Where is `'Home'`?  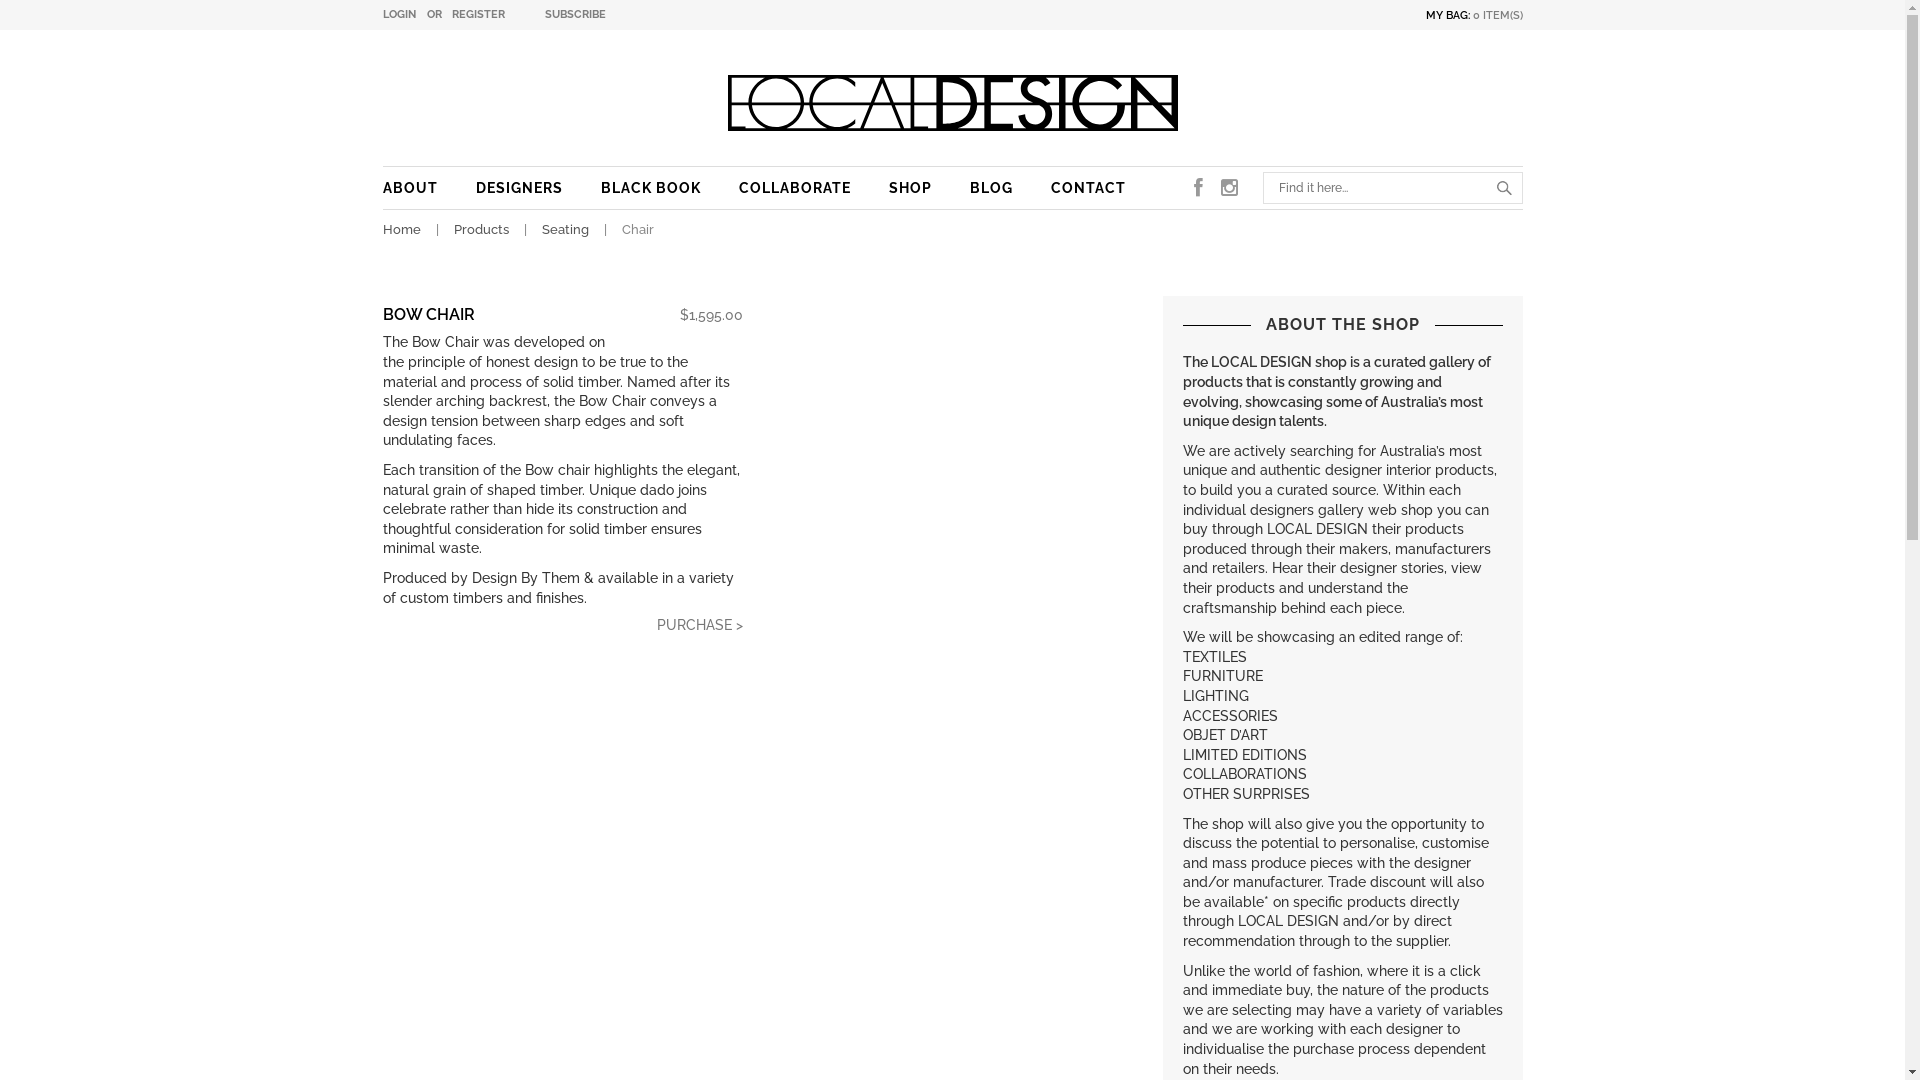
'Home' is located at coordinates (400, 228).